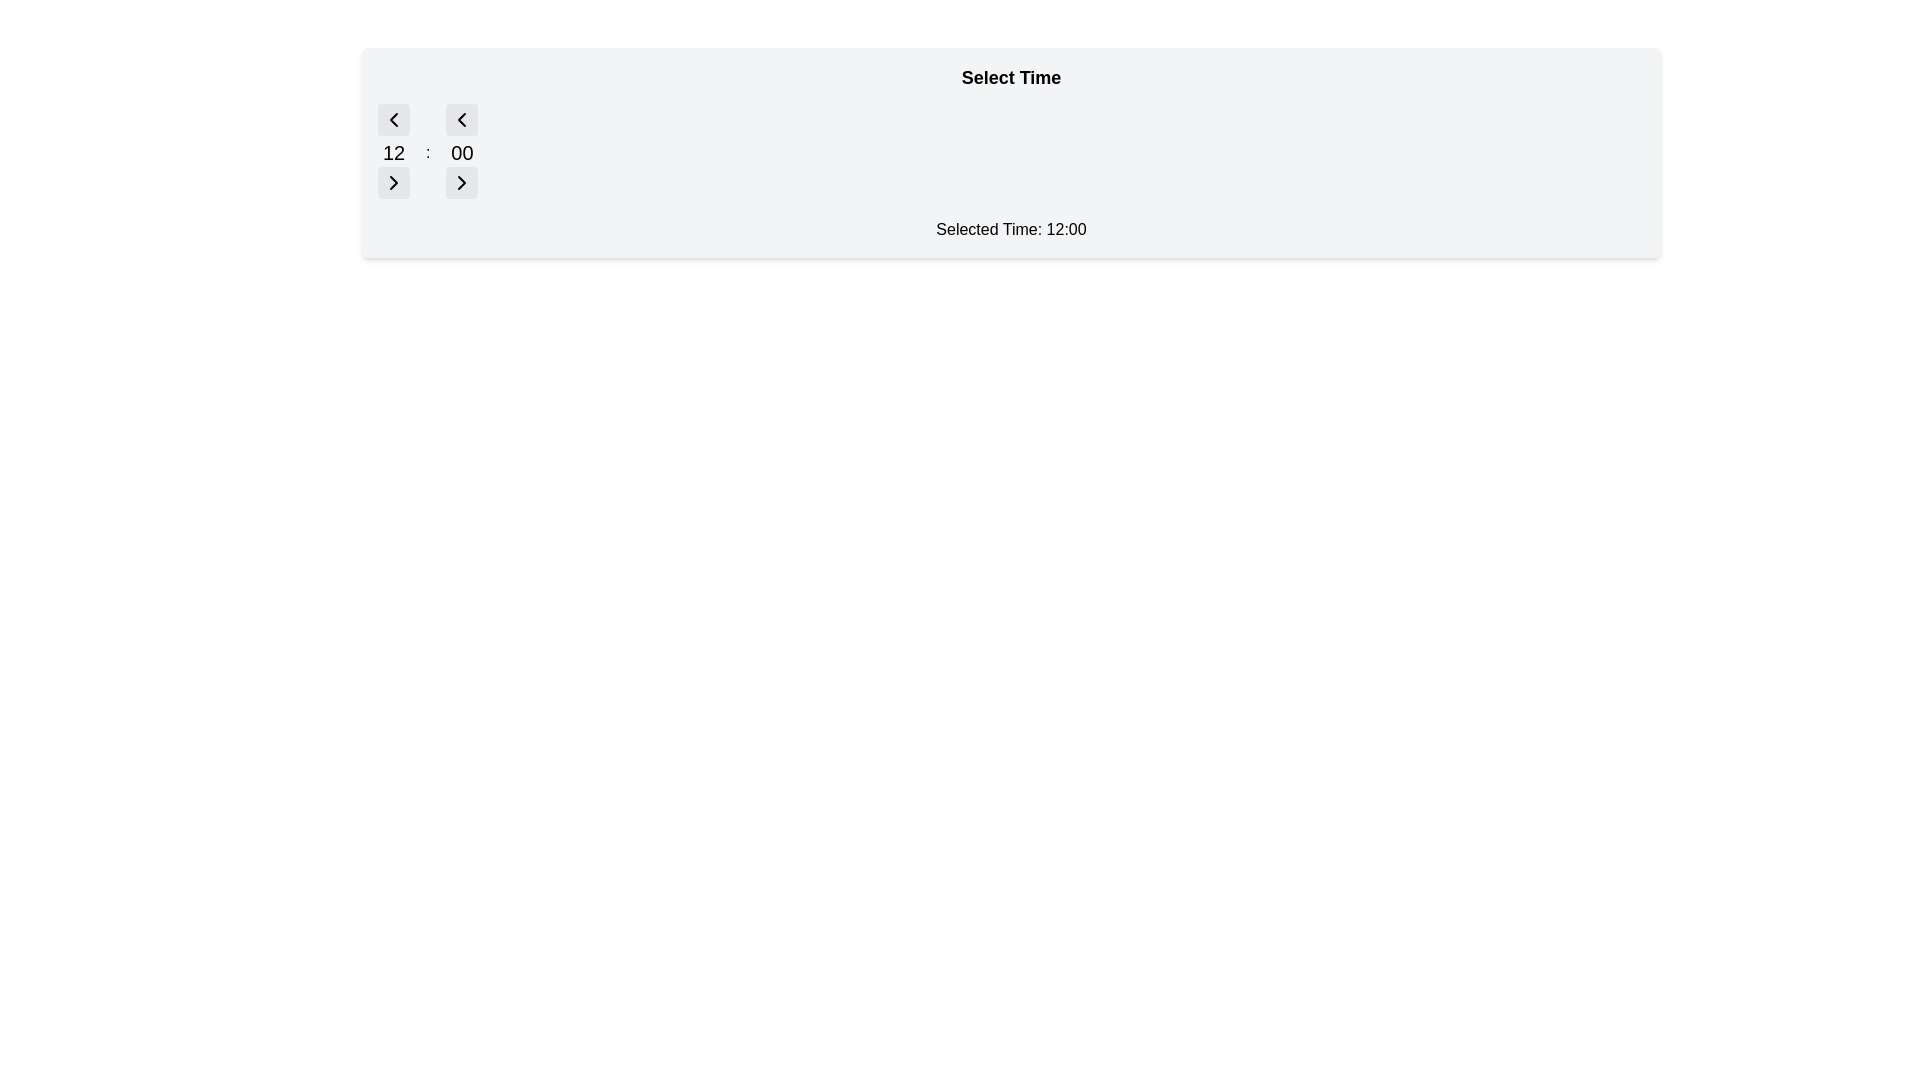 This screenshot has width=1920, height=1080. What do you see at coordinates (461, 182) in the screenshot?
I see `the chevron icon located in the bottom-right part of the four-button control section to decrease the minute value in the associated time selector interface` at bounding box center [461, 182].